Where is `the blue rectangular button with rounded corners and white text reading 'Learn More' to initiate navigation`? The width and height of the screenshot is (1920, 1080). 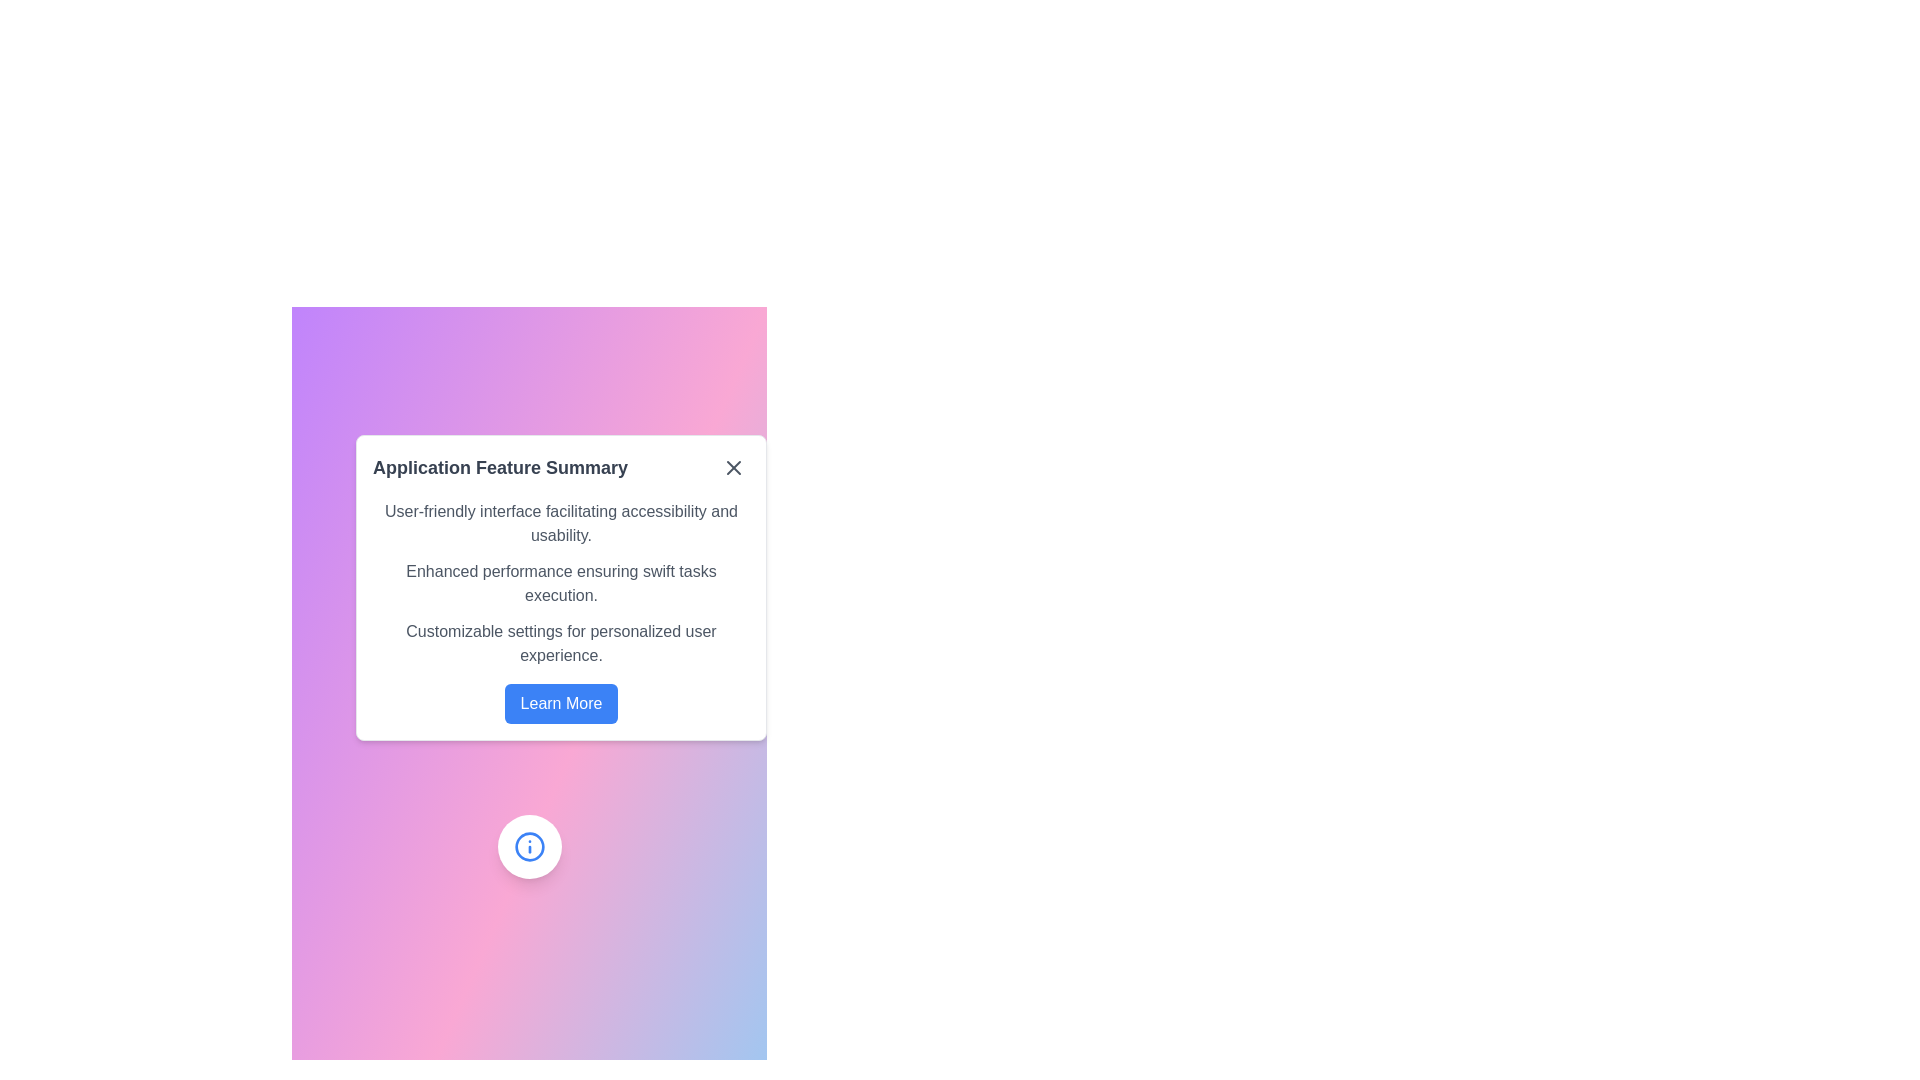 the blue rectangular button with rounded corners and white text reading 'Learn More' to initiate navigation is located at coordinates (560, 703).